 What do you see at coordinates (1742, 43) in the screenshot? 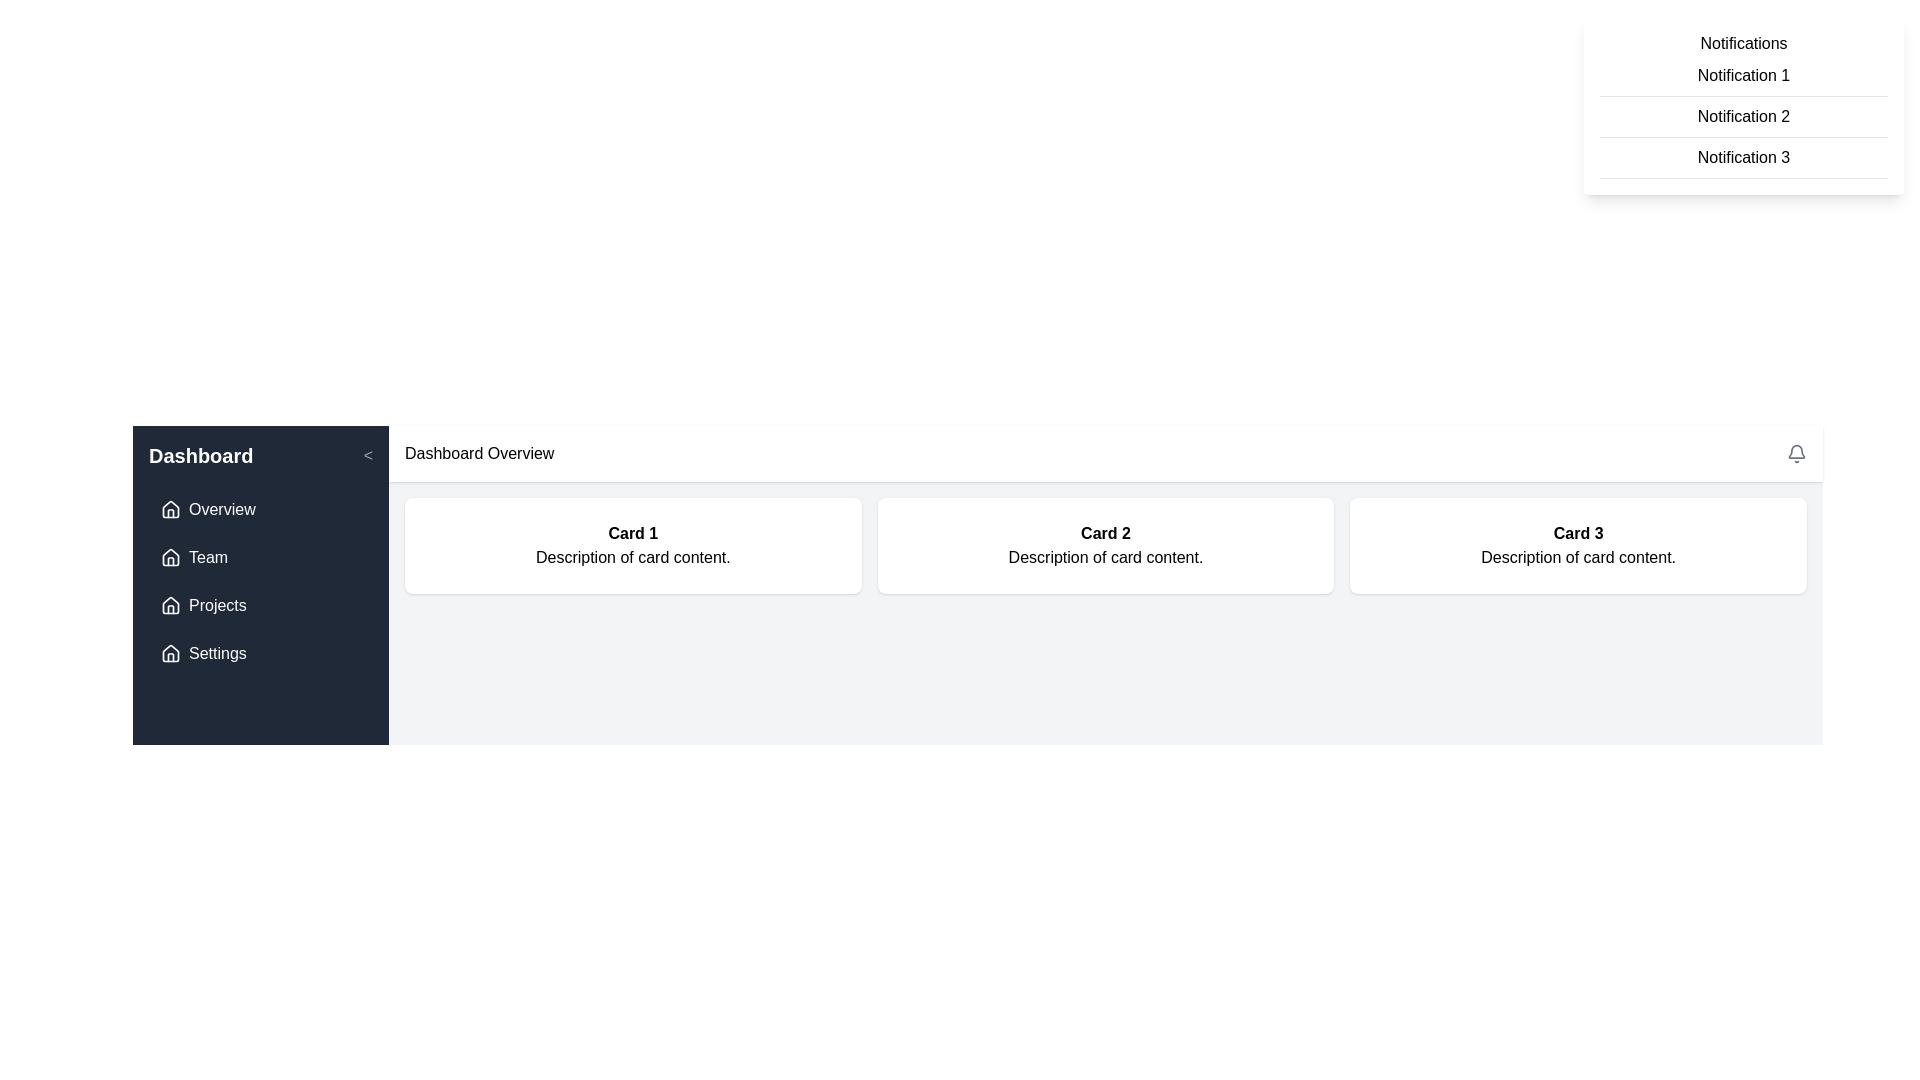
I see `the Text Label that serves as the title or header for the notification panel, located at the top-right corner of the interface` at bounding box center [1742, 43].